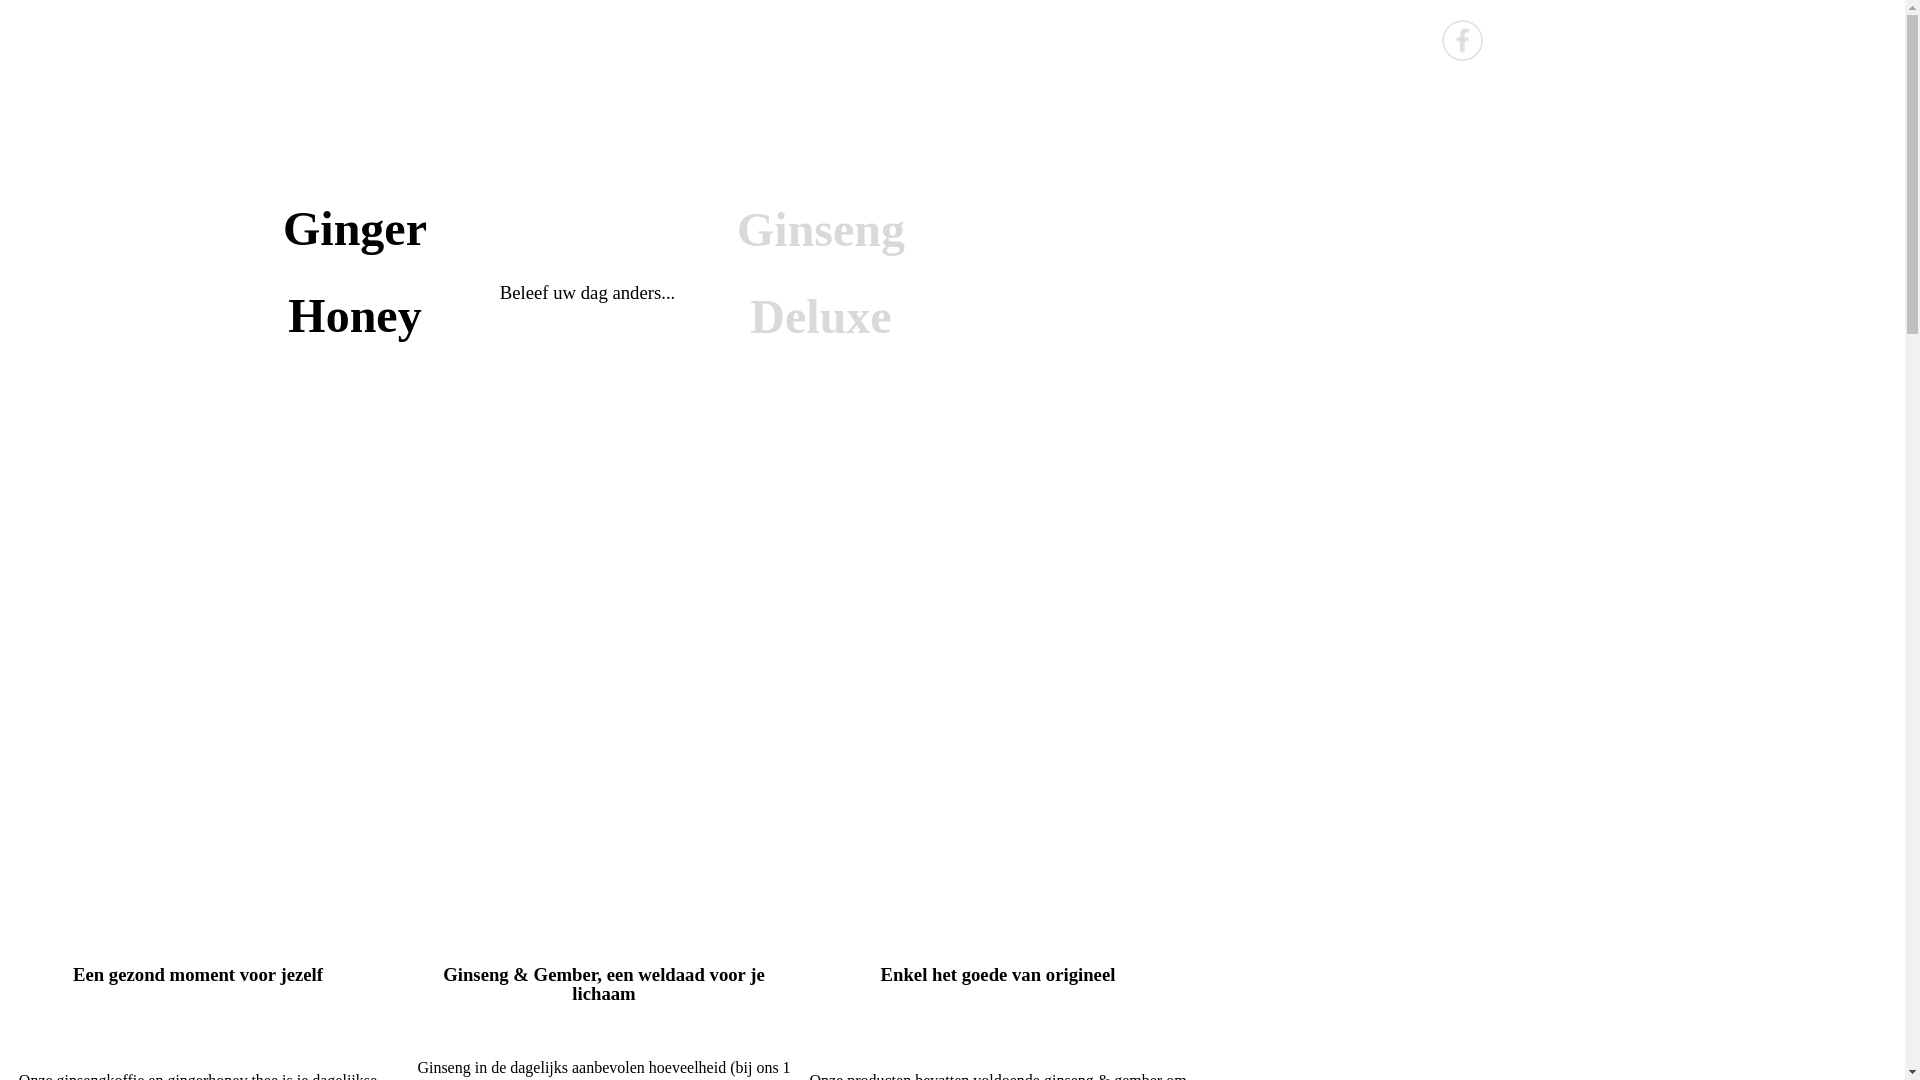 The width and height of the screenshot is (1920, 1080). What do you see at coordinates (998, 973) in the screenshot?
I see `'Enkel het goede van origineel'` at bounding box center [998, 973].